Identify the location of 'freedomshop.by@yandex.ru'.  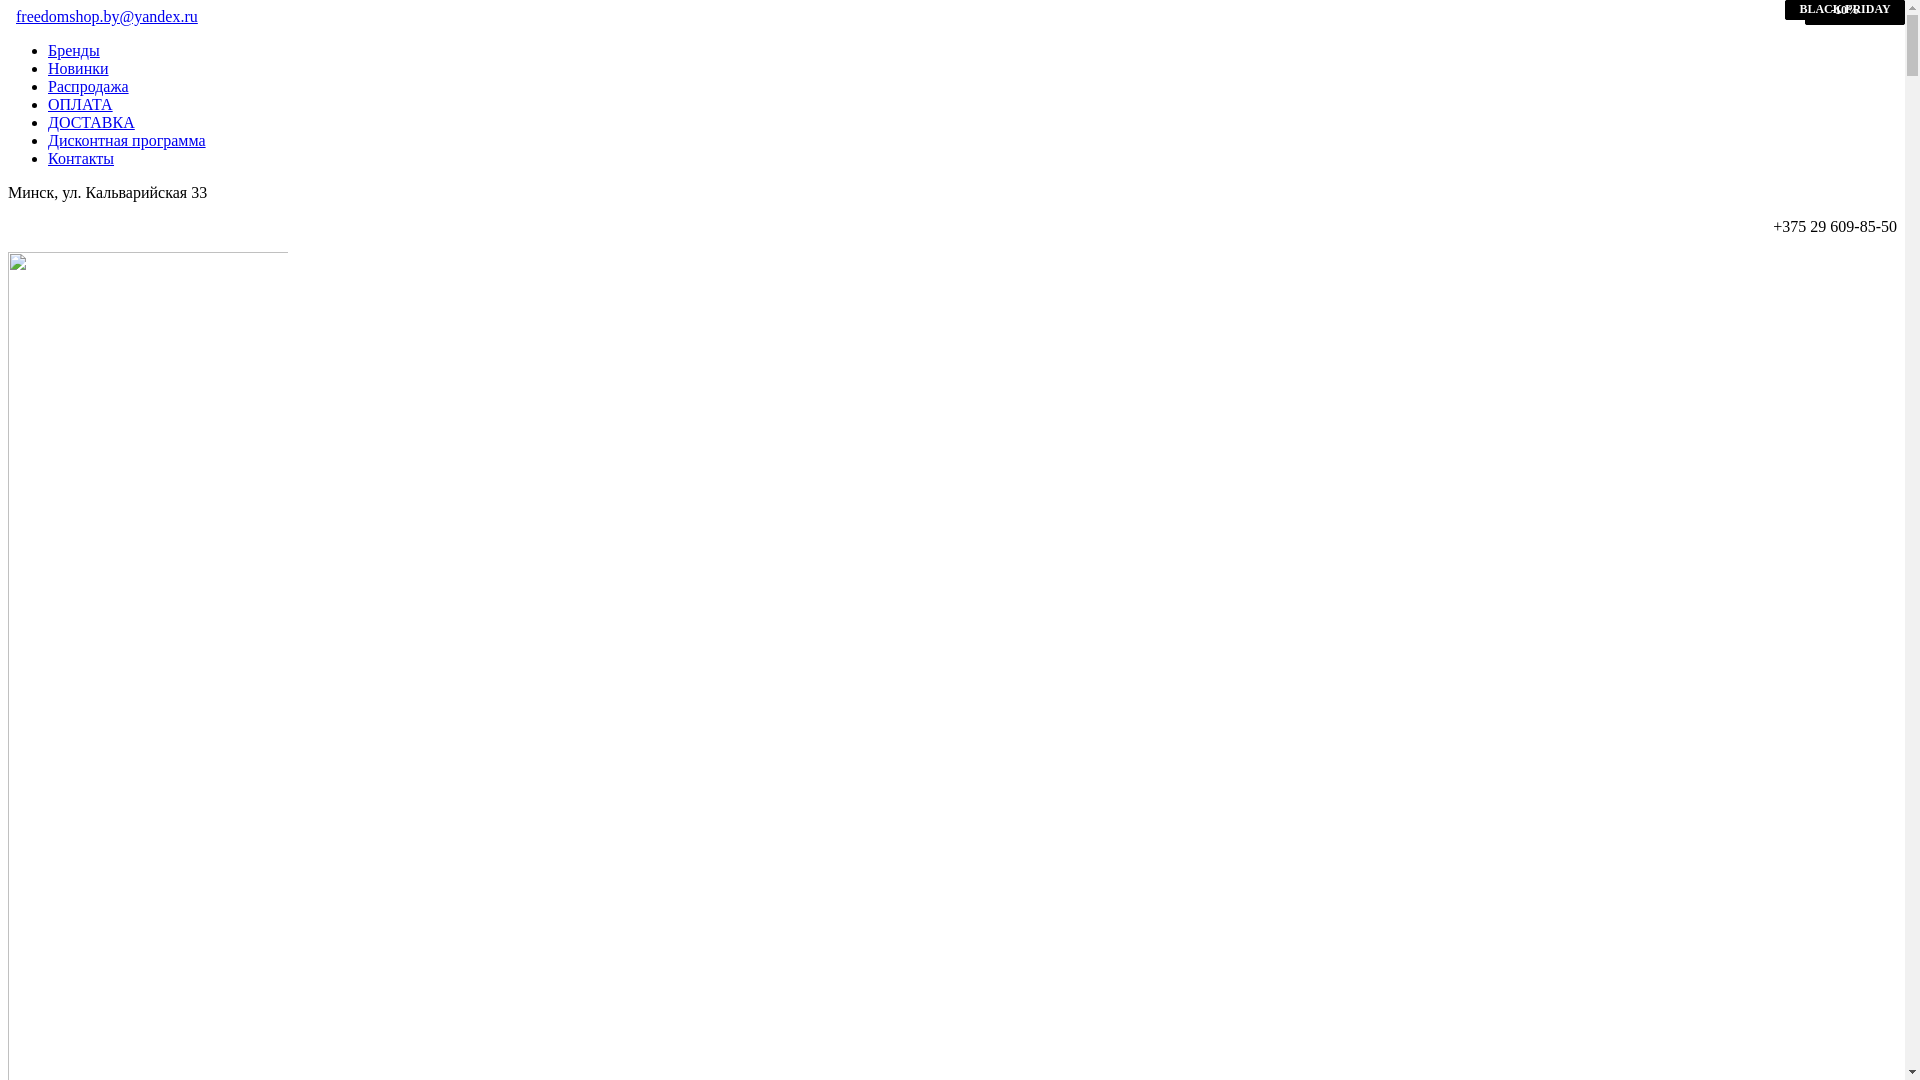
(105, 16).